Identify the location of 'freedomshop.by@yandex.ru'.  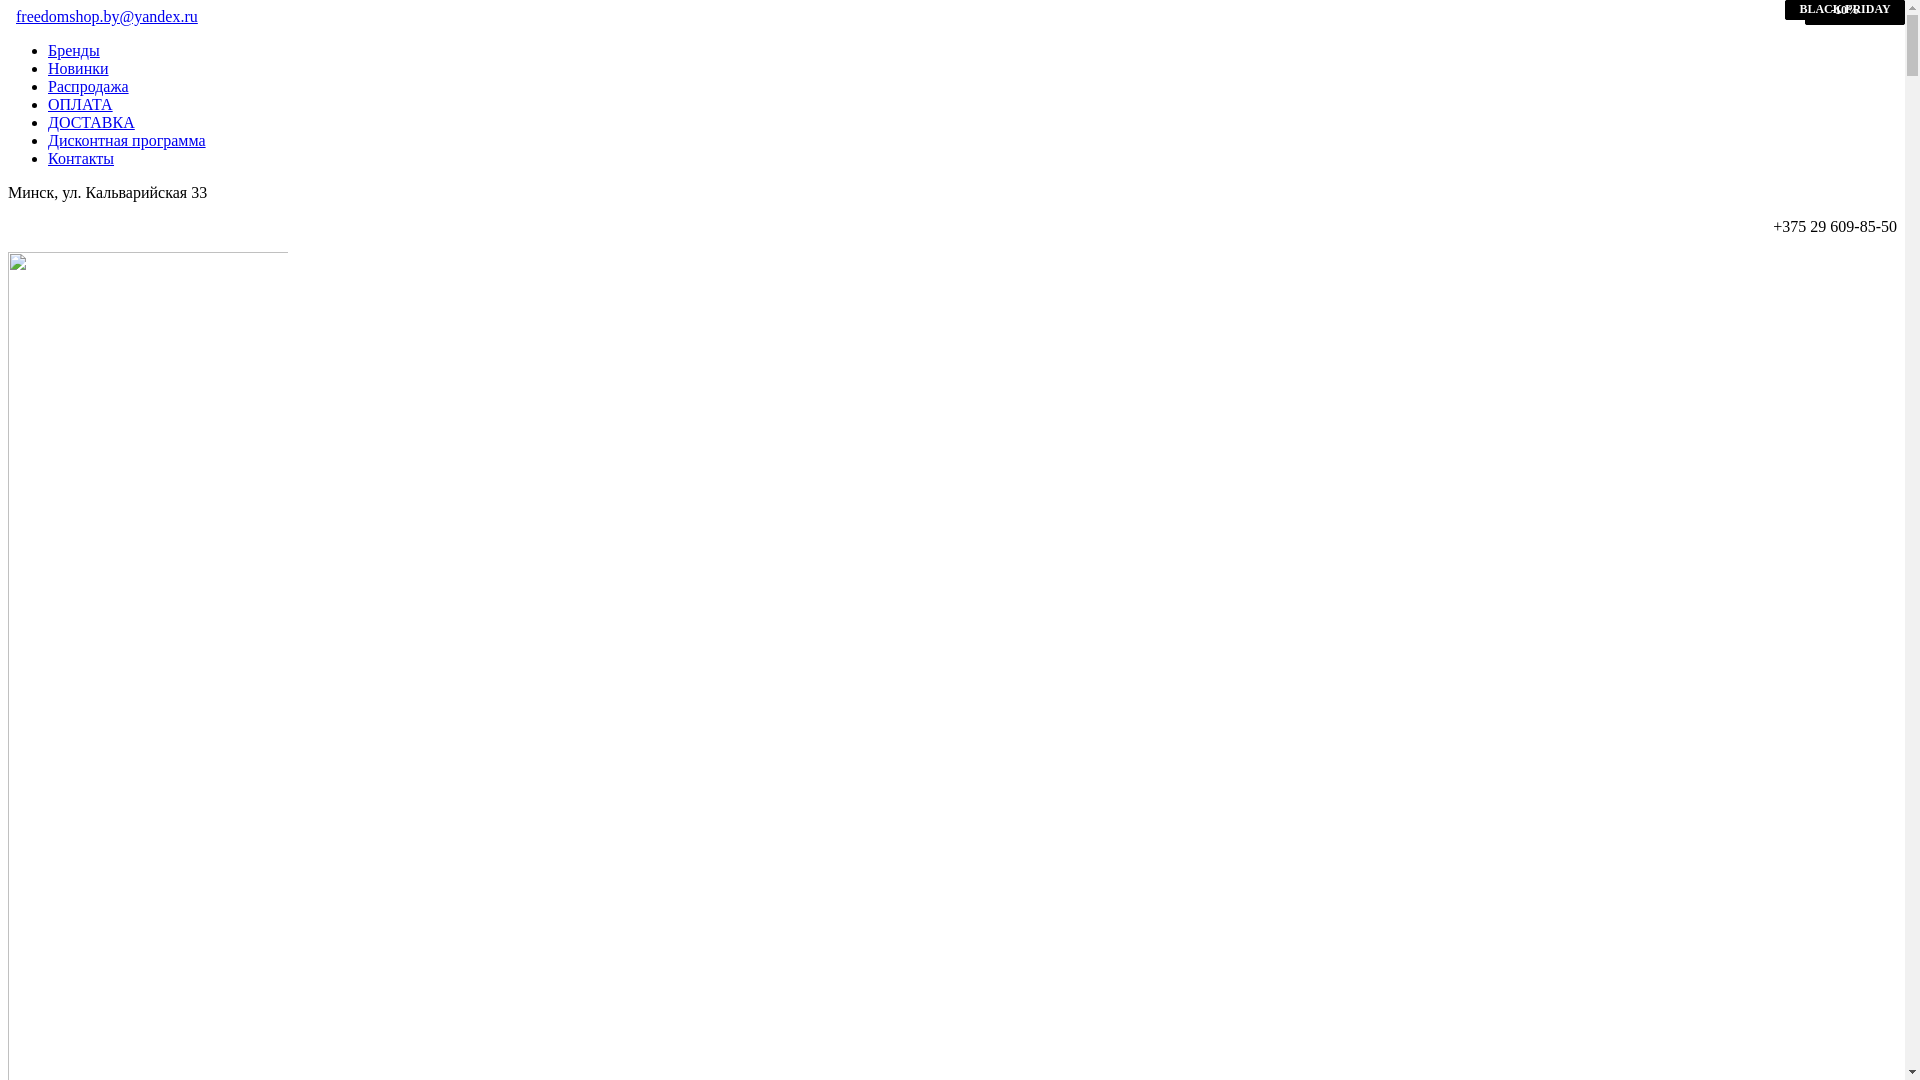
(105, 16).